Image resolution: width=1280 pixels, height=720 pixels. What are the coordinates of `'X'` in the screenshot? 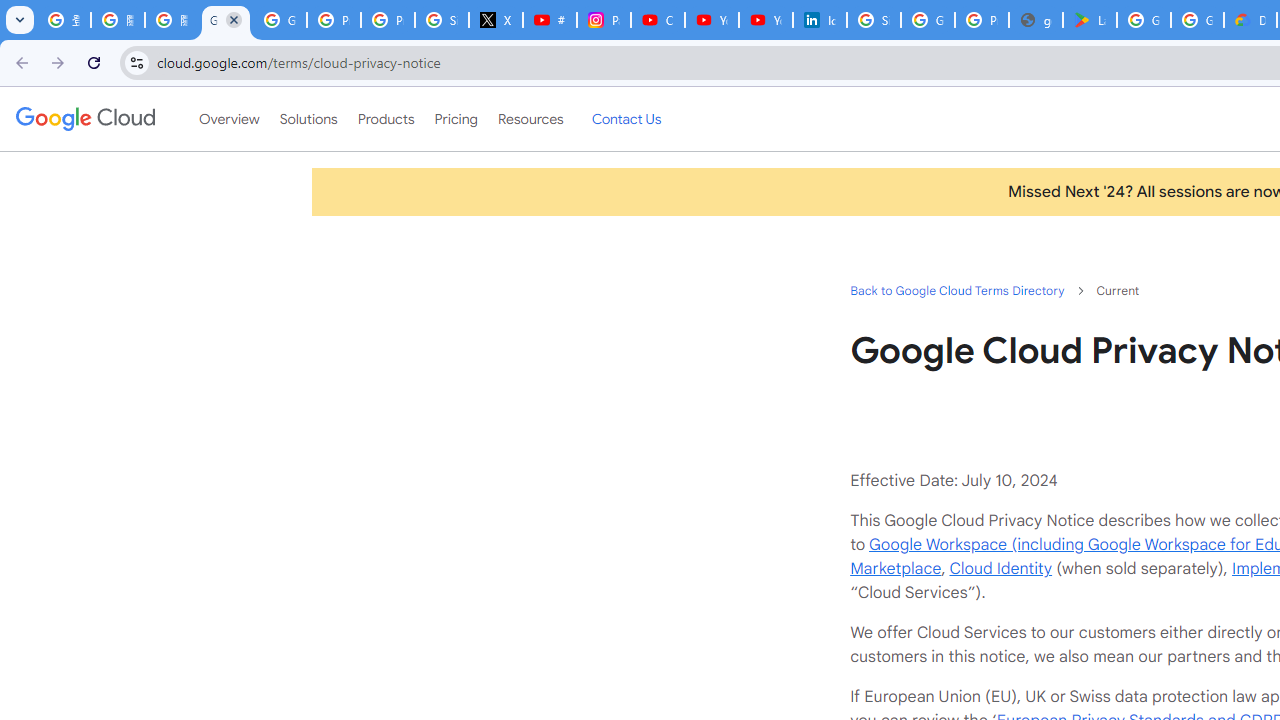 It's located at (496, 20).